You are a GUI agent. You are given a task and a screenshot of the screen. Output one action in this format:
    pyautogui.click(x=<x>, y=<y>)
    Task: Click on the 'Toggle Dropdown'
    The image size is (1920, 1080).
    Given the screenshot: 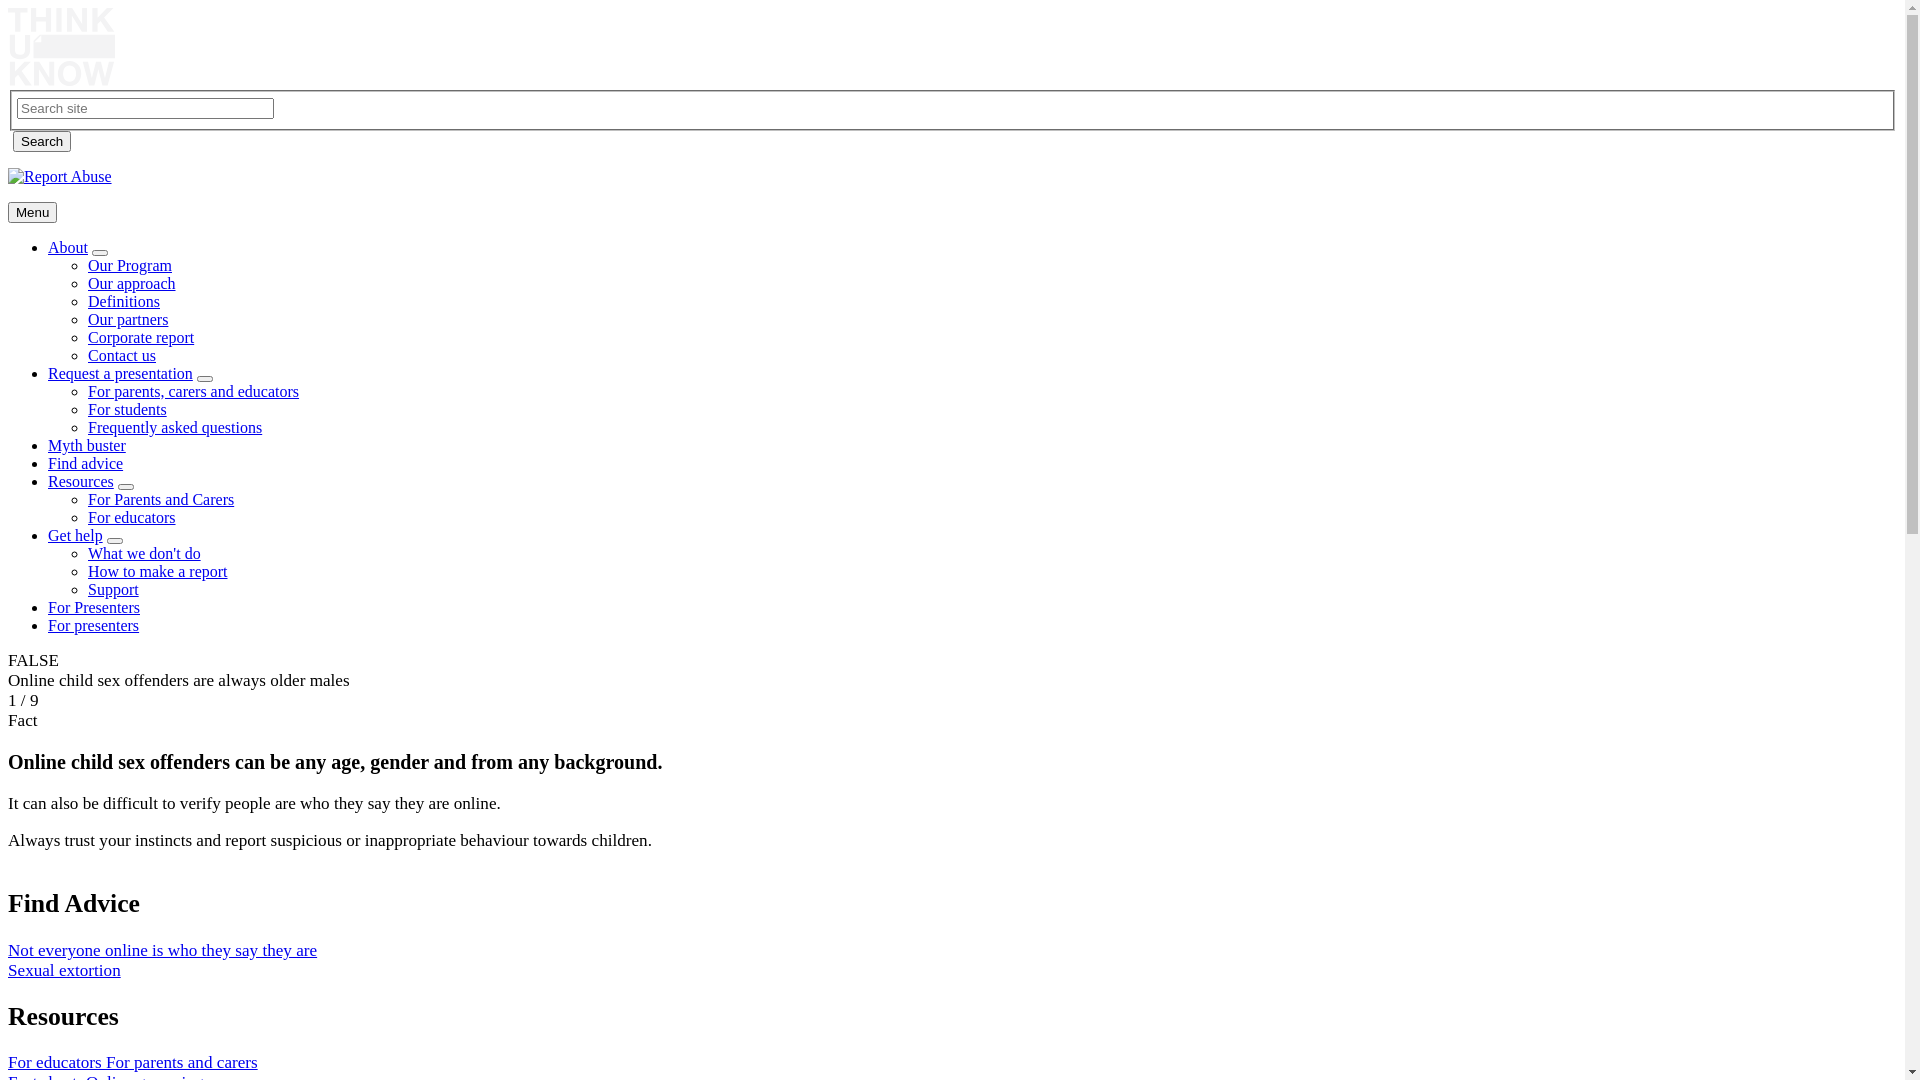 What is the action you would take?
    pyautogui.click(x=124, y=486)
    